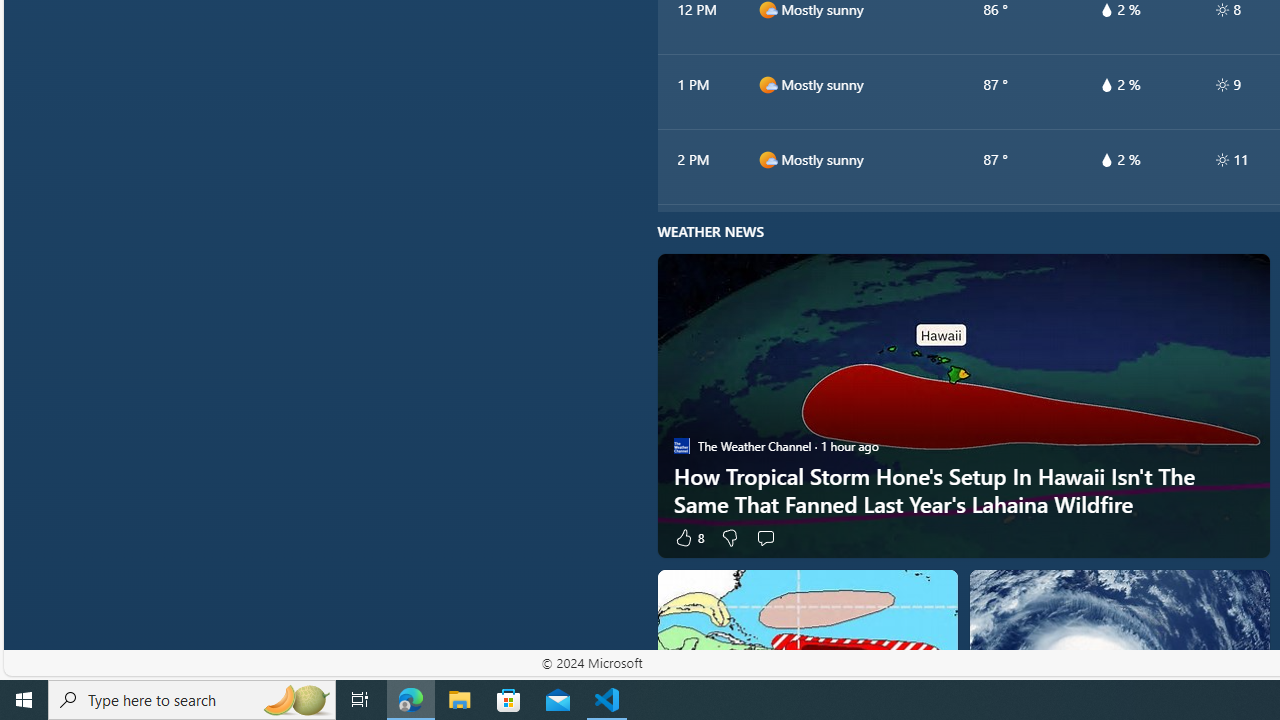  What do you see at coordinates (727, 536) in the screenshot?
I see `'Dislike'` at bounding box center [727, 536].